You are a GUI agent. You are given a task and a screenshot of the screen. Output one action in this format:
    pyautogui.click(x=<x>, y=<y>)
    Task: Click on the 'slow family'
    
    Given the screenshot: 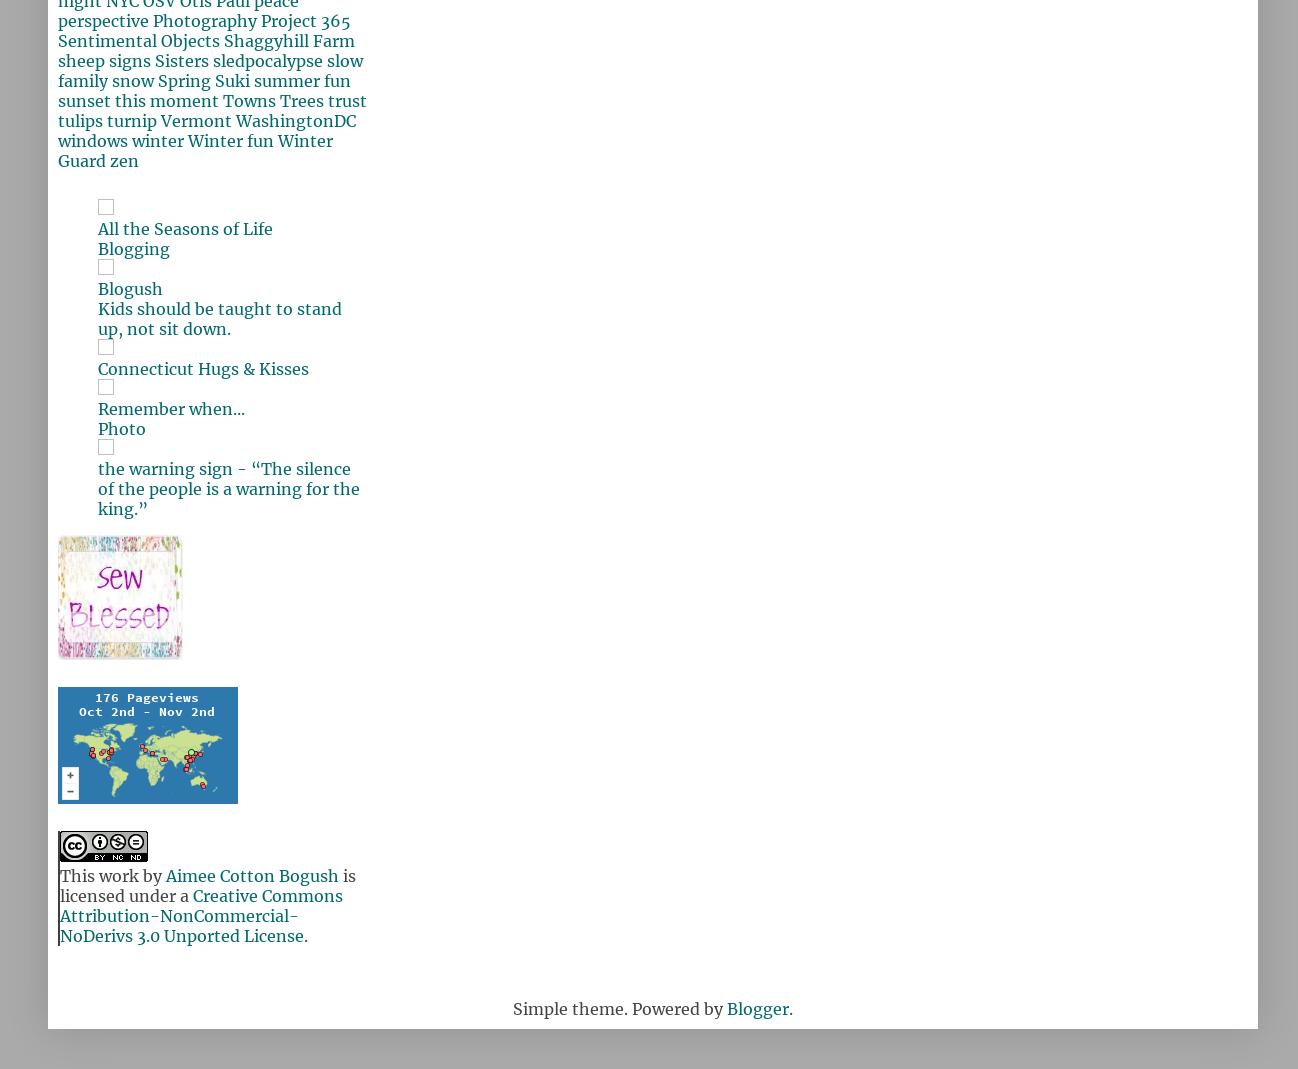 What is the action you would take?
    pyautogui.click(x=210, y=69)
    